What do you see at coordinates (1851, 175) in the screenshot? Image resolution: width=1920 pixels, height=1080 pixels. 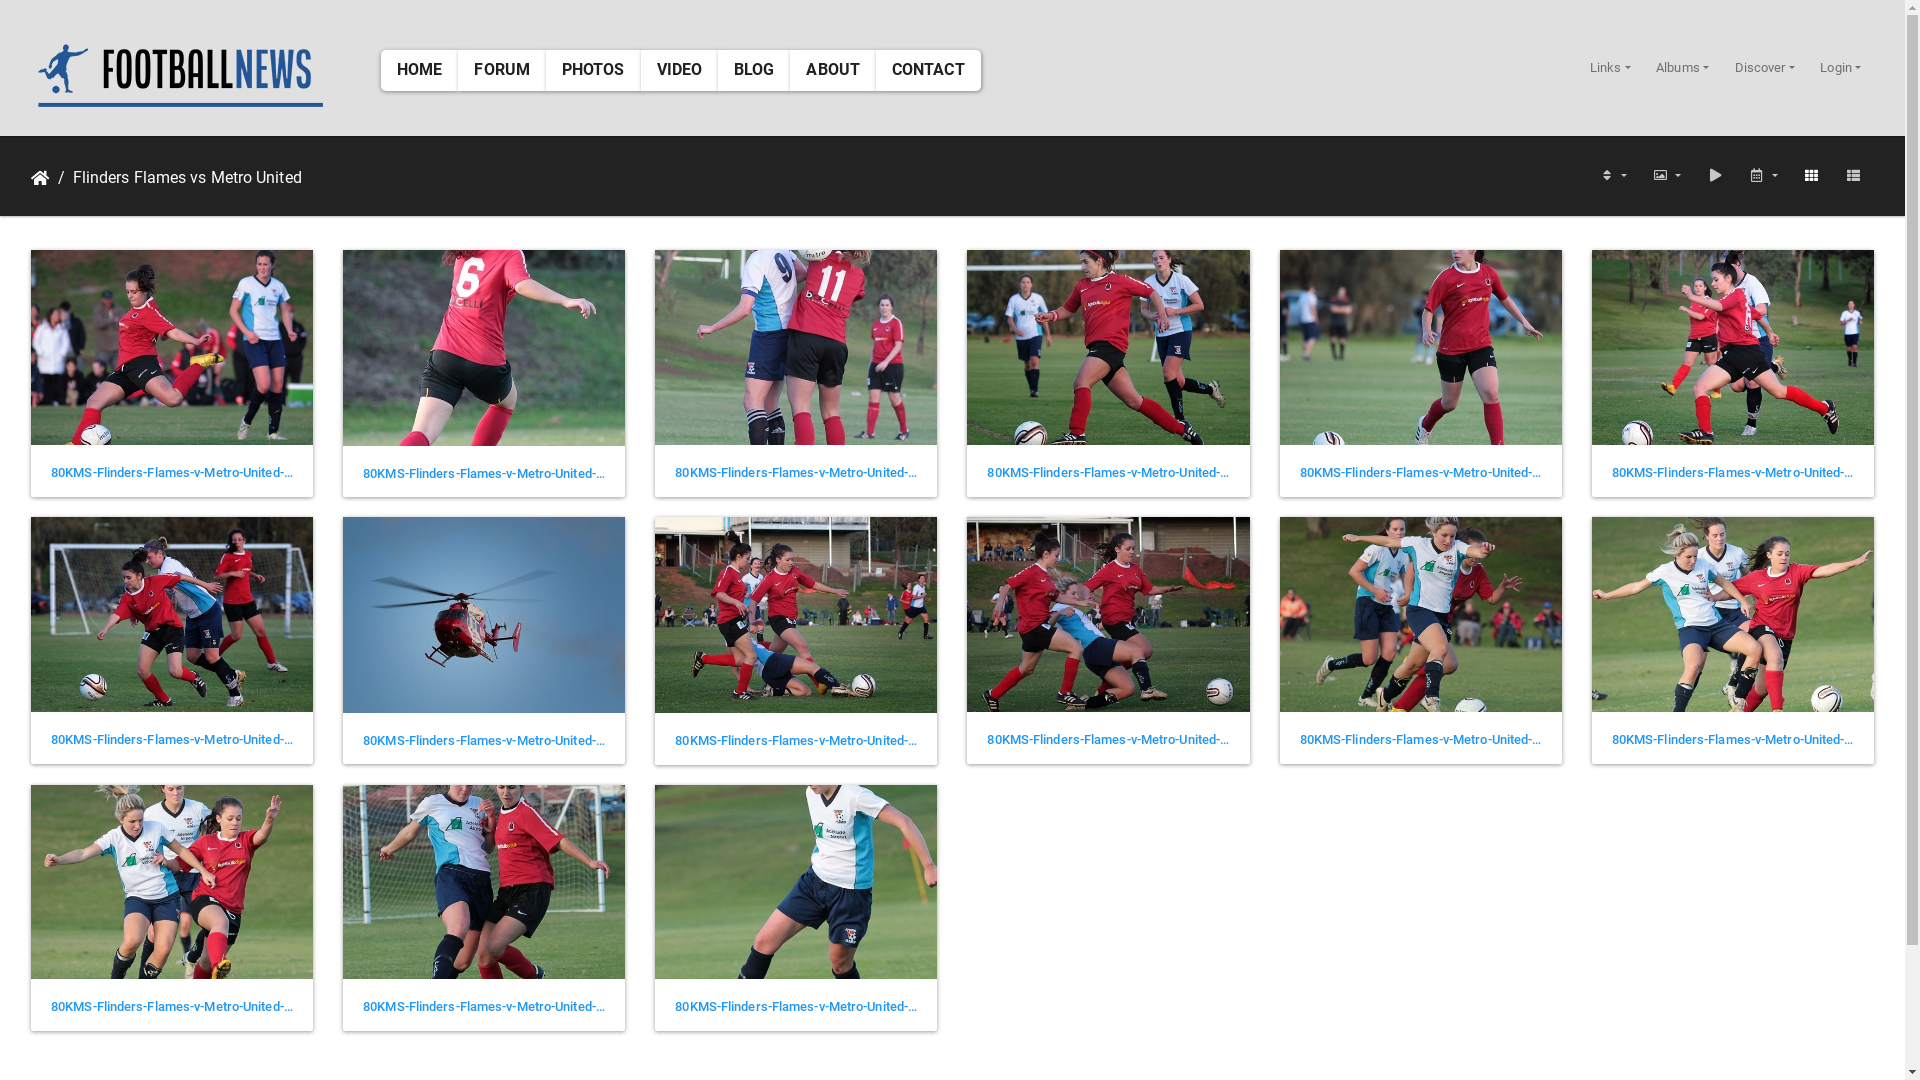 I see `'List view'` at bounding box center [1851, 175].